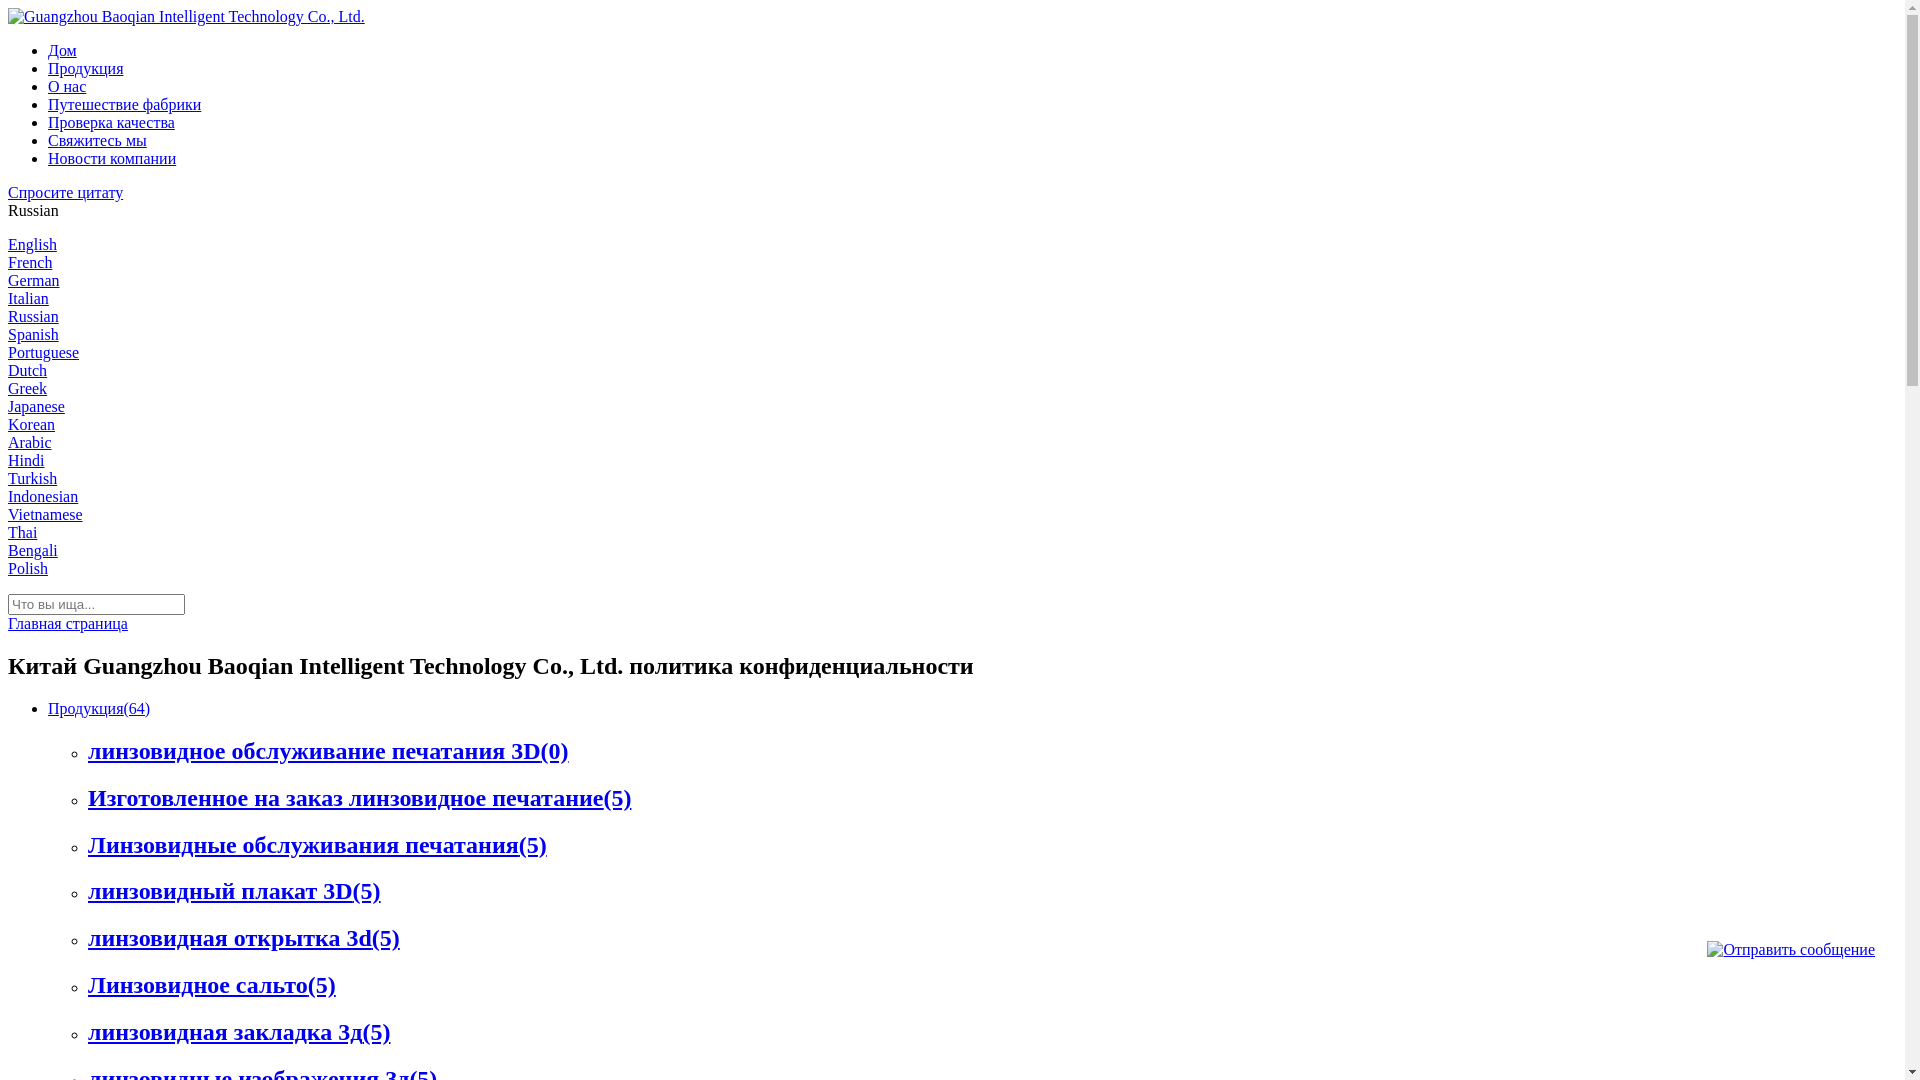 Image resolution: width=1920 pixels, height=1080 pixels. Describe the element at coordinates (29, 261) in the screenshot. I see `'French'` at that location.